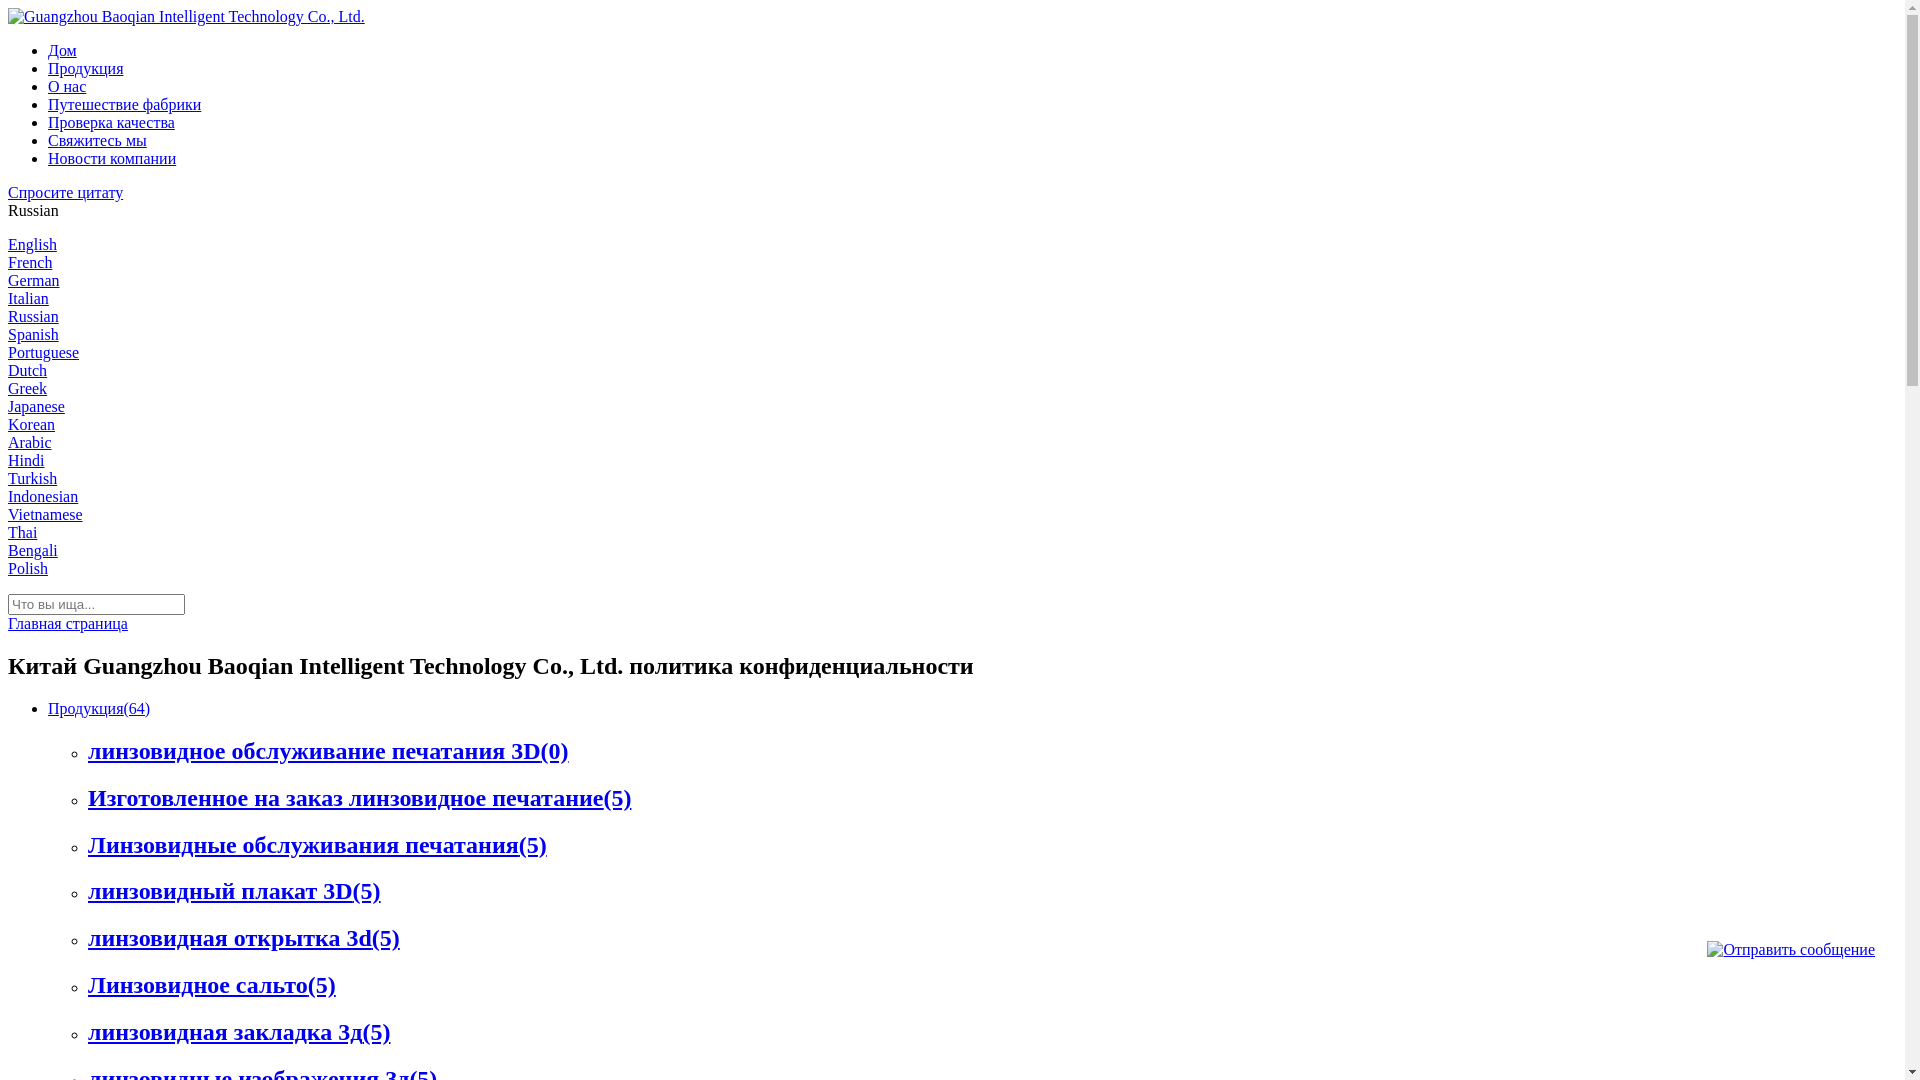 Image resolution: width=1920 pixels, height=1080 pixels. Describe the element at coordinates (29, 261) in the screenshot. I see `'French'` at that location.